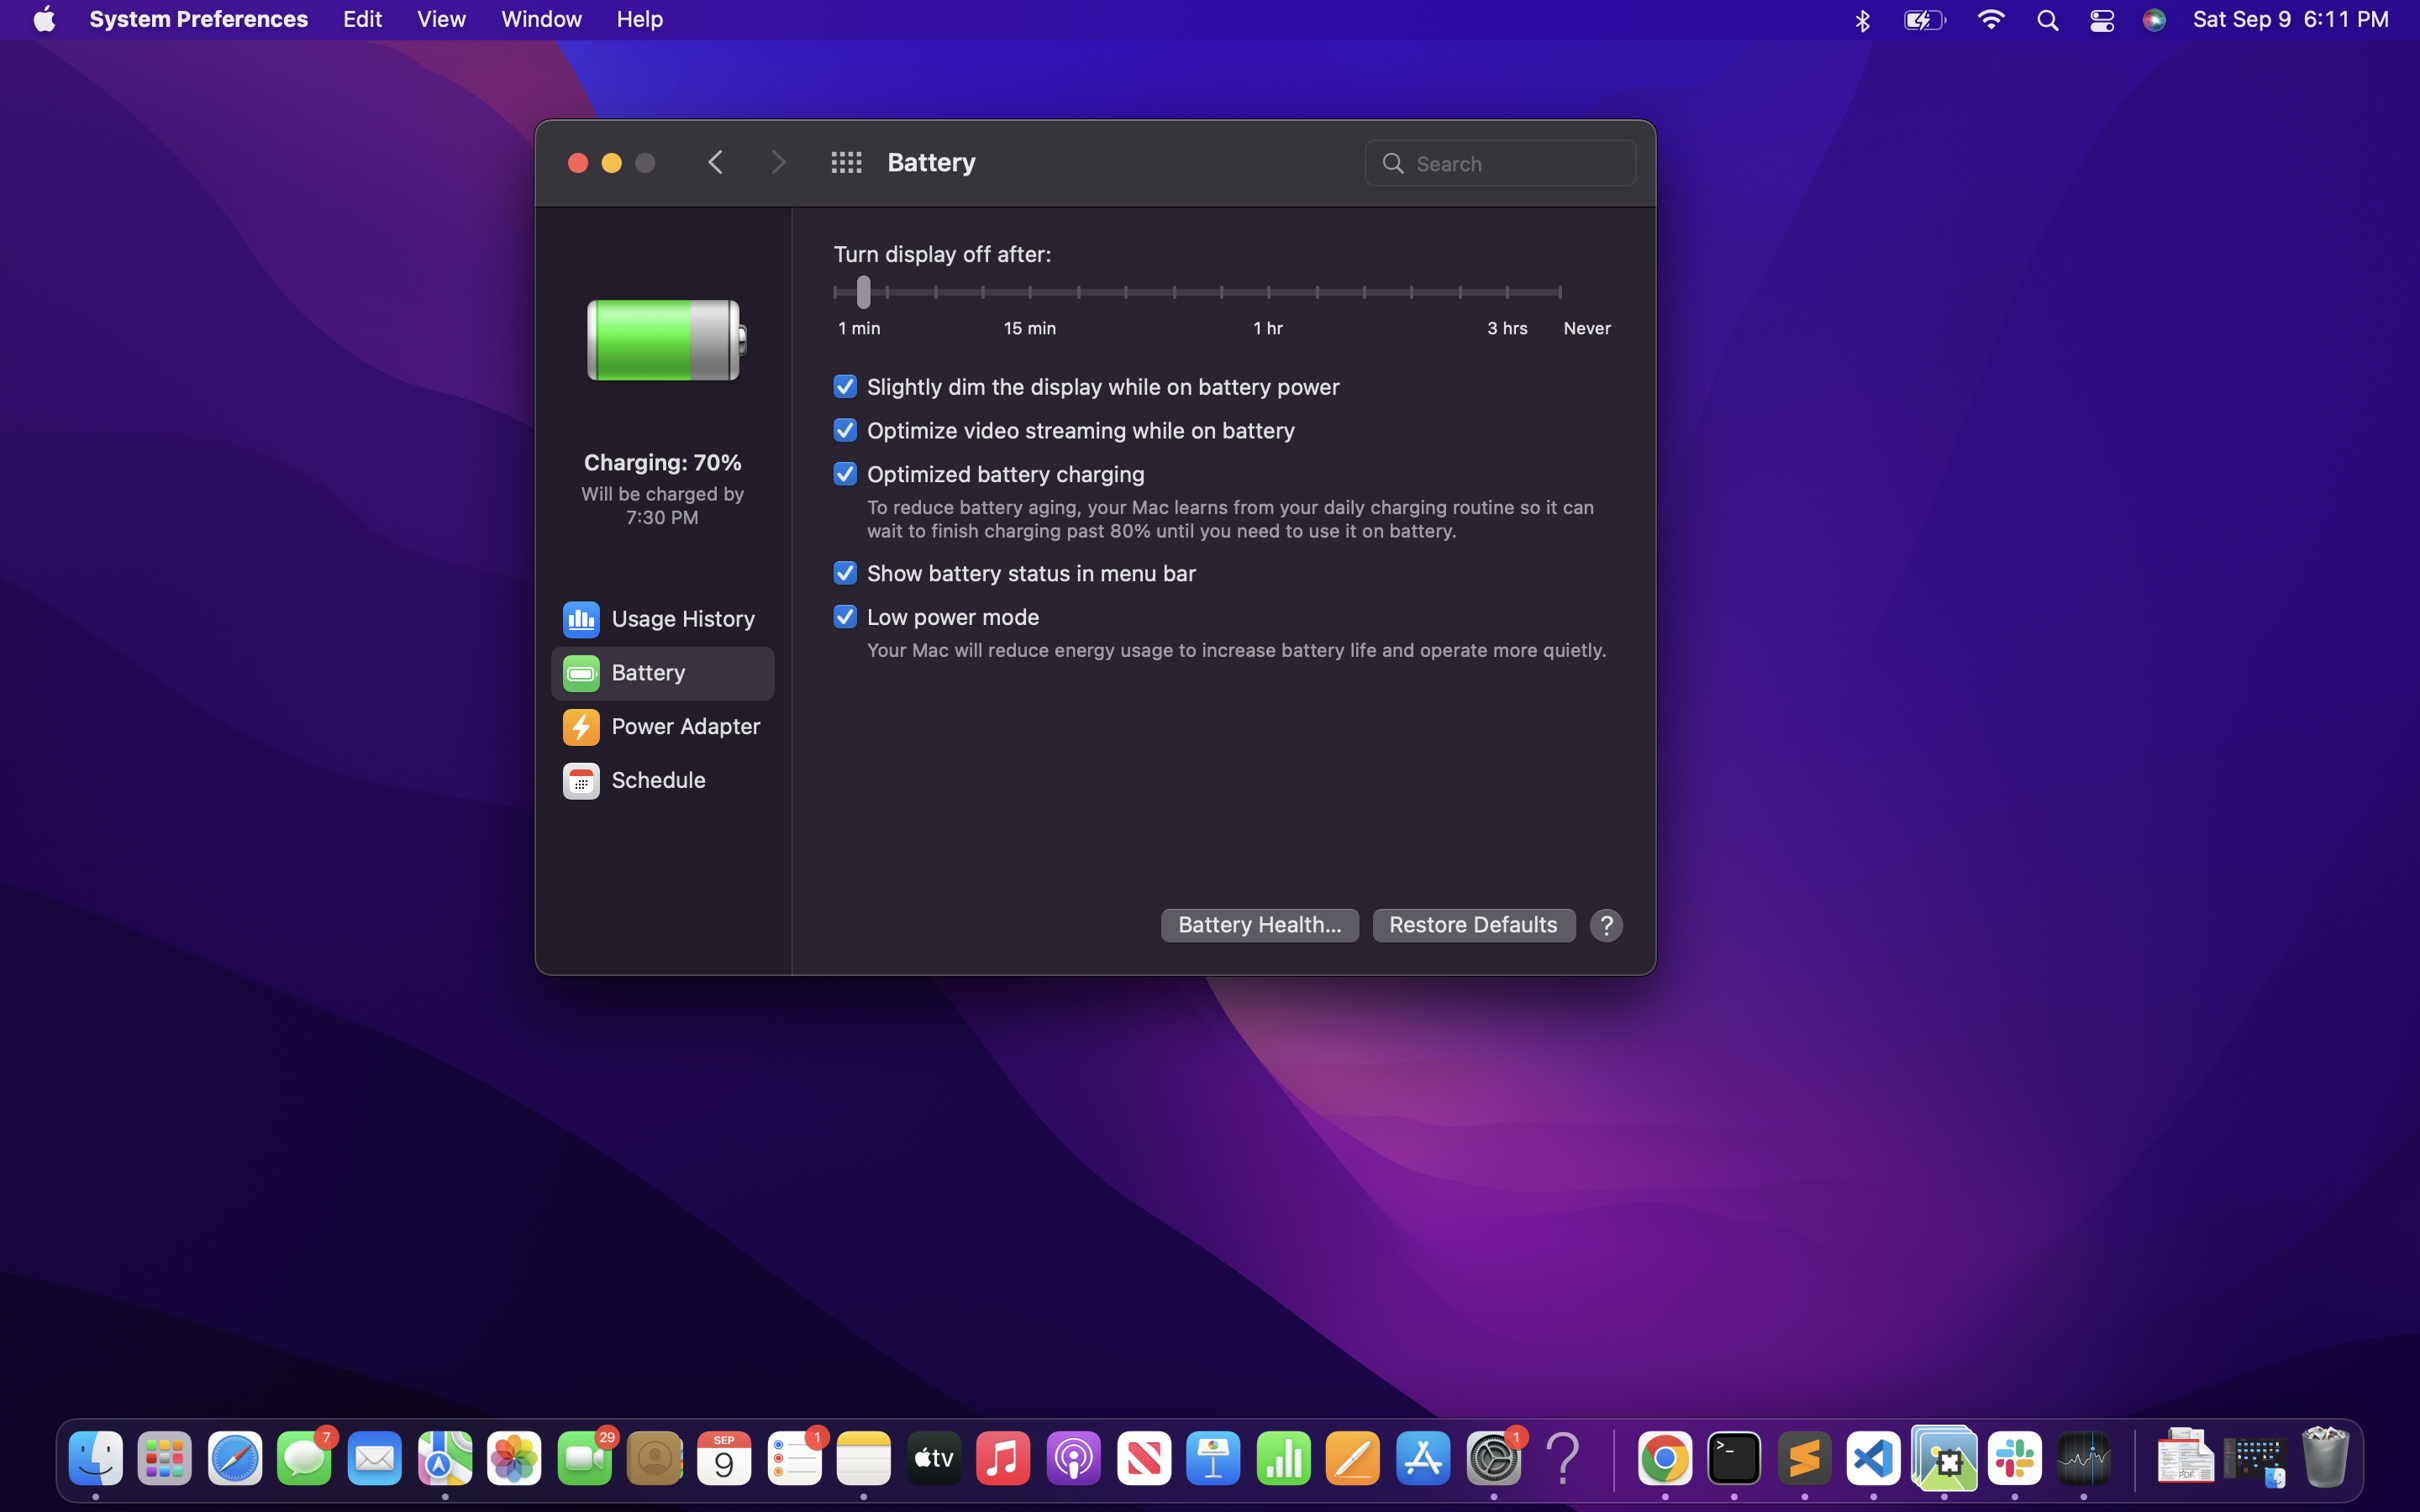 The width and height of the screenshot is (2420, 1512). What do you see at coordinates (577, 160) in the screenshot?
I see `Terminate the existing window` at bounding box center [577, 160].